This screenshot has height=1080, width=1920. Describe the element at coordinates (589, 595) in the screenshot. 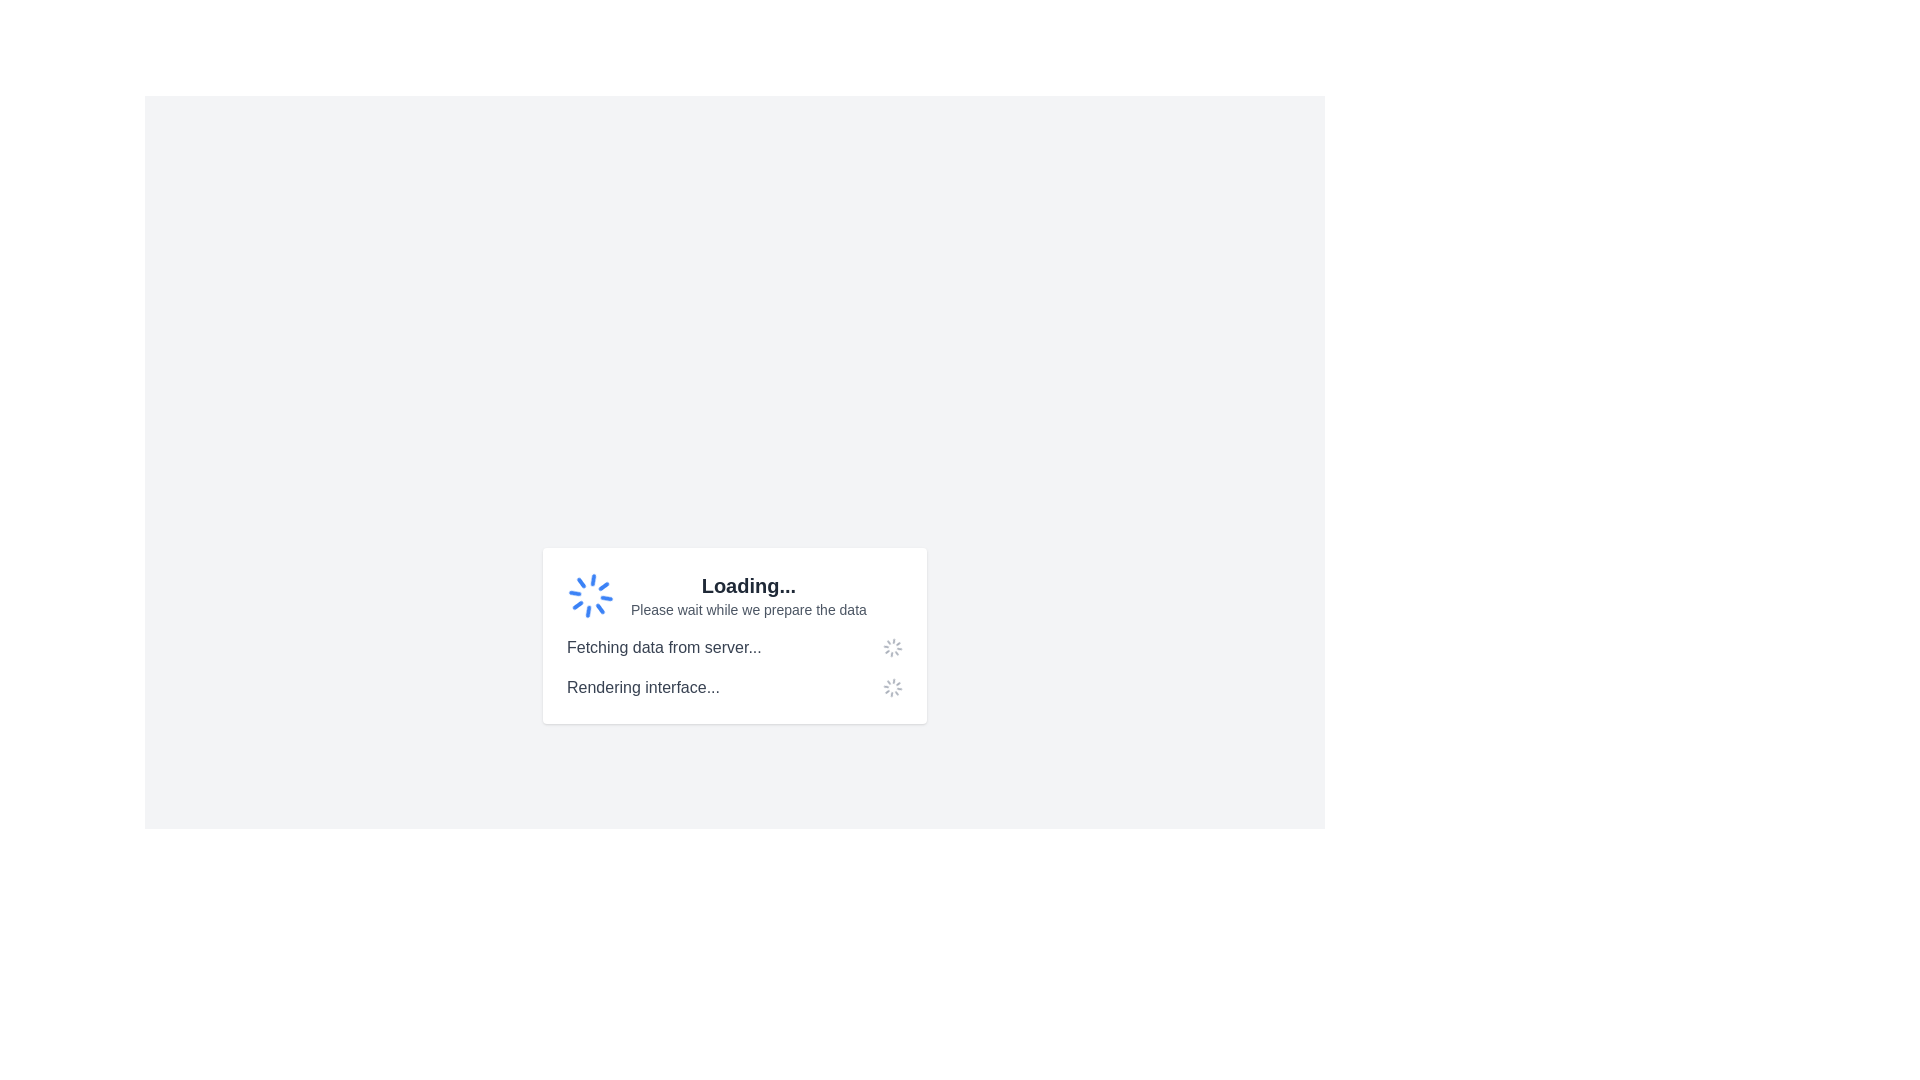

I see `the blue rotating loader spinner located to the left of the 'Loading...' and 'Please wait while we prepare the data' text block` at that location.